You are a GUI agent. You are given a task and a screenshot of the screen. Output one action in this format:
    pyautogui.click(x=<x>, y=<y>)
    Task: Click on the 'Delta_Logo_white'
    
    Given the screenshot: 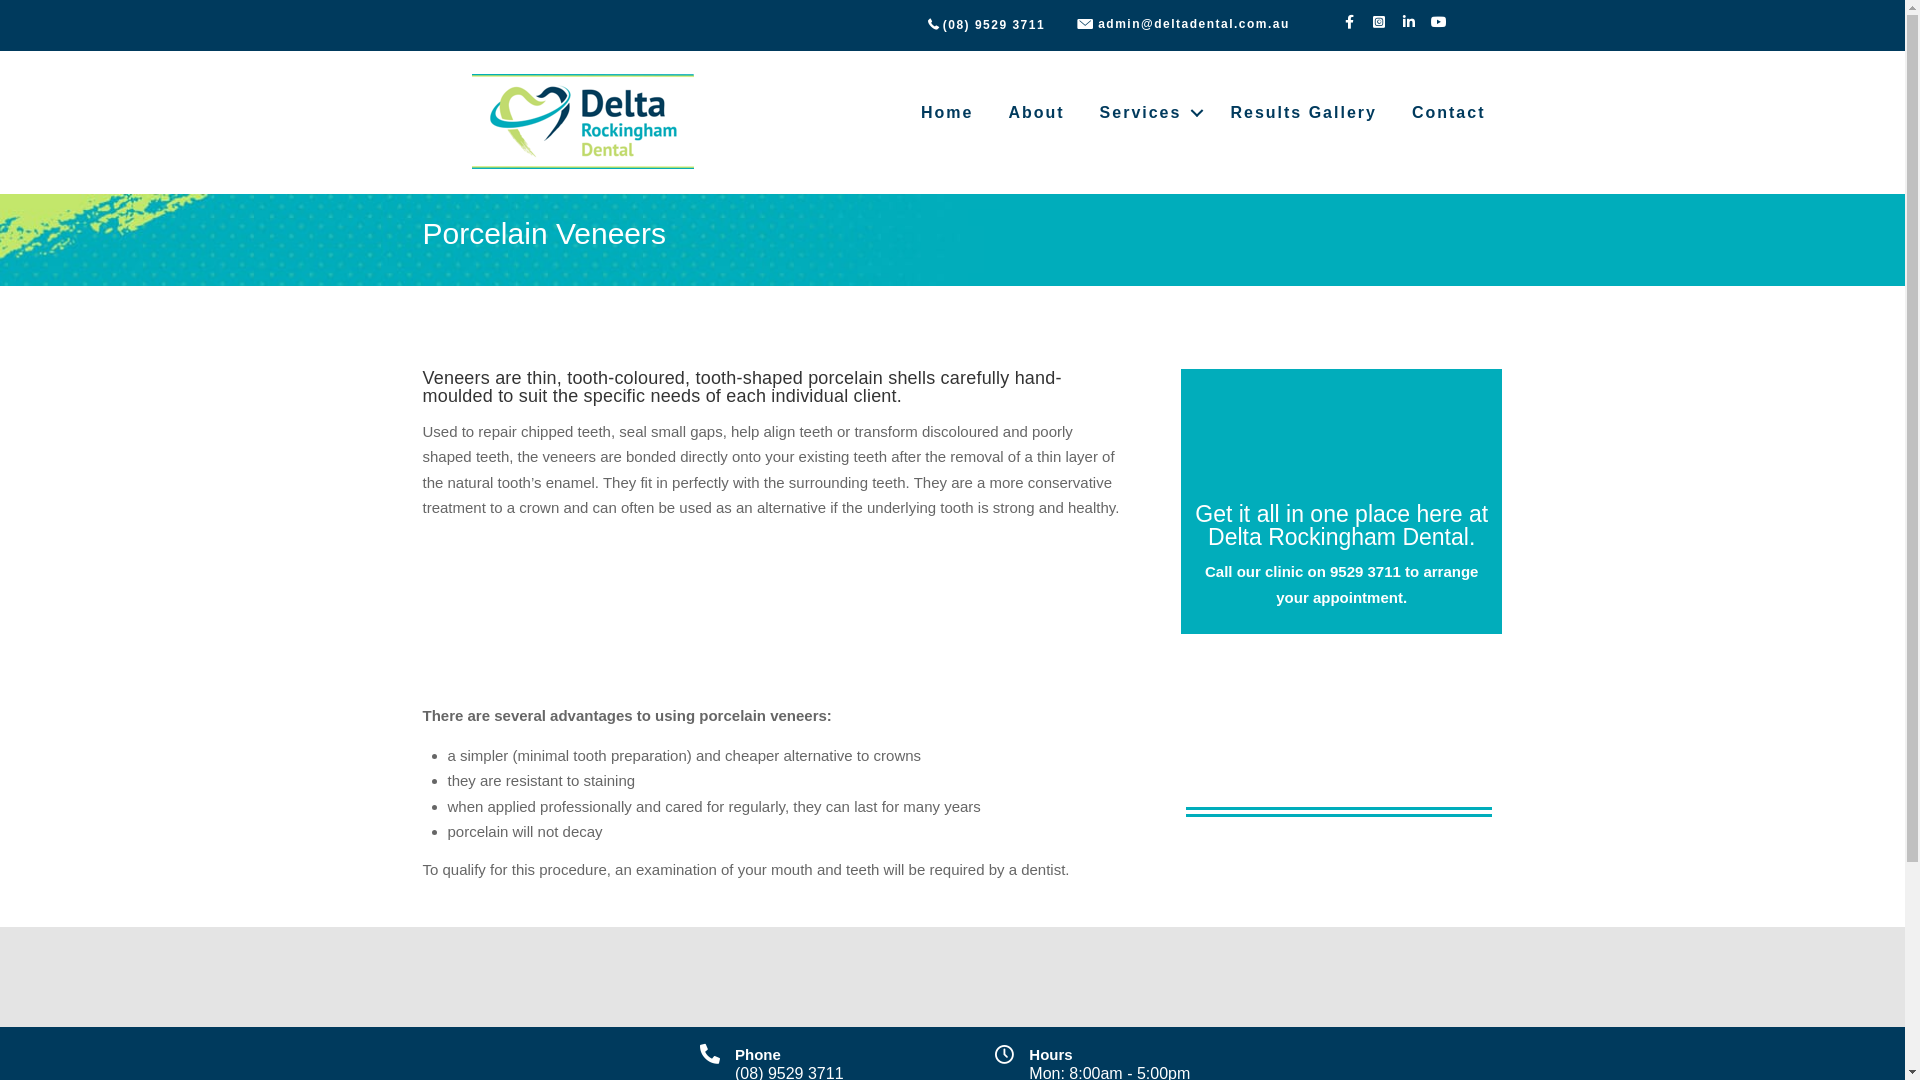 What is the action you would take?
    pyautogui.click(x=1342, y=439)
    